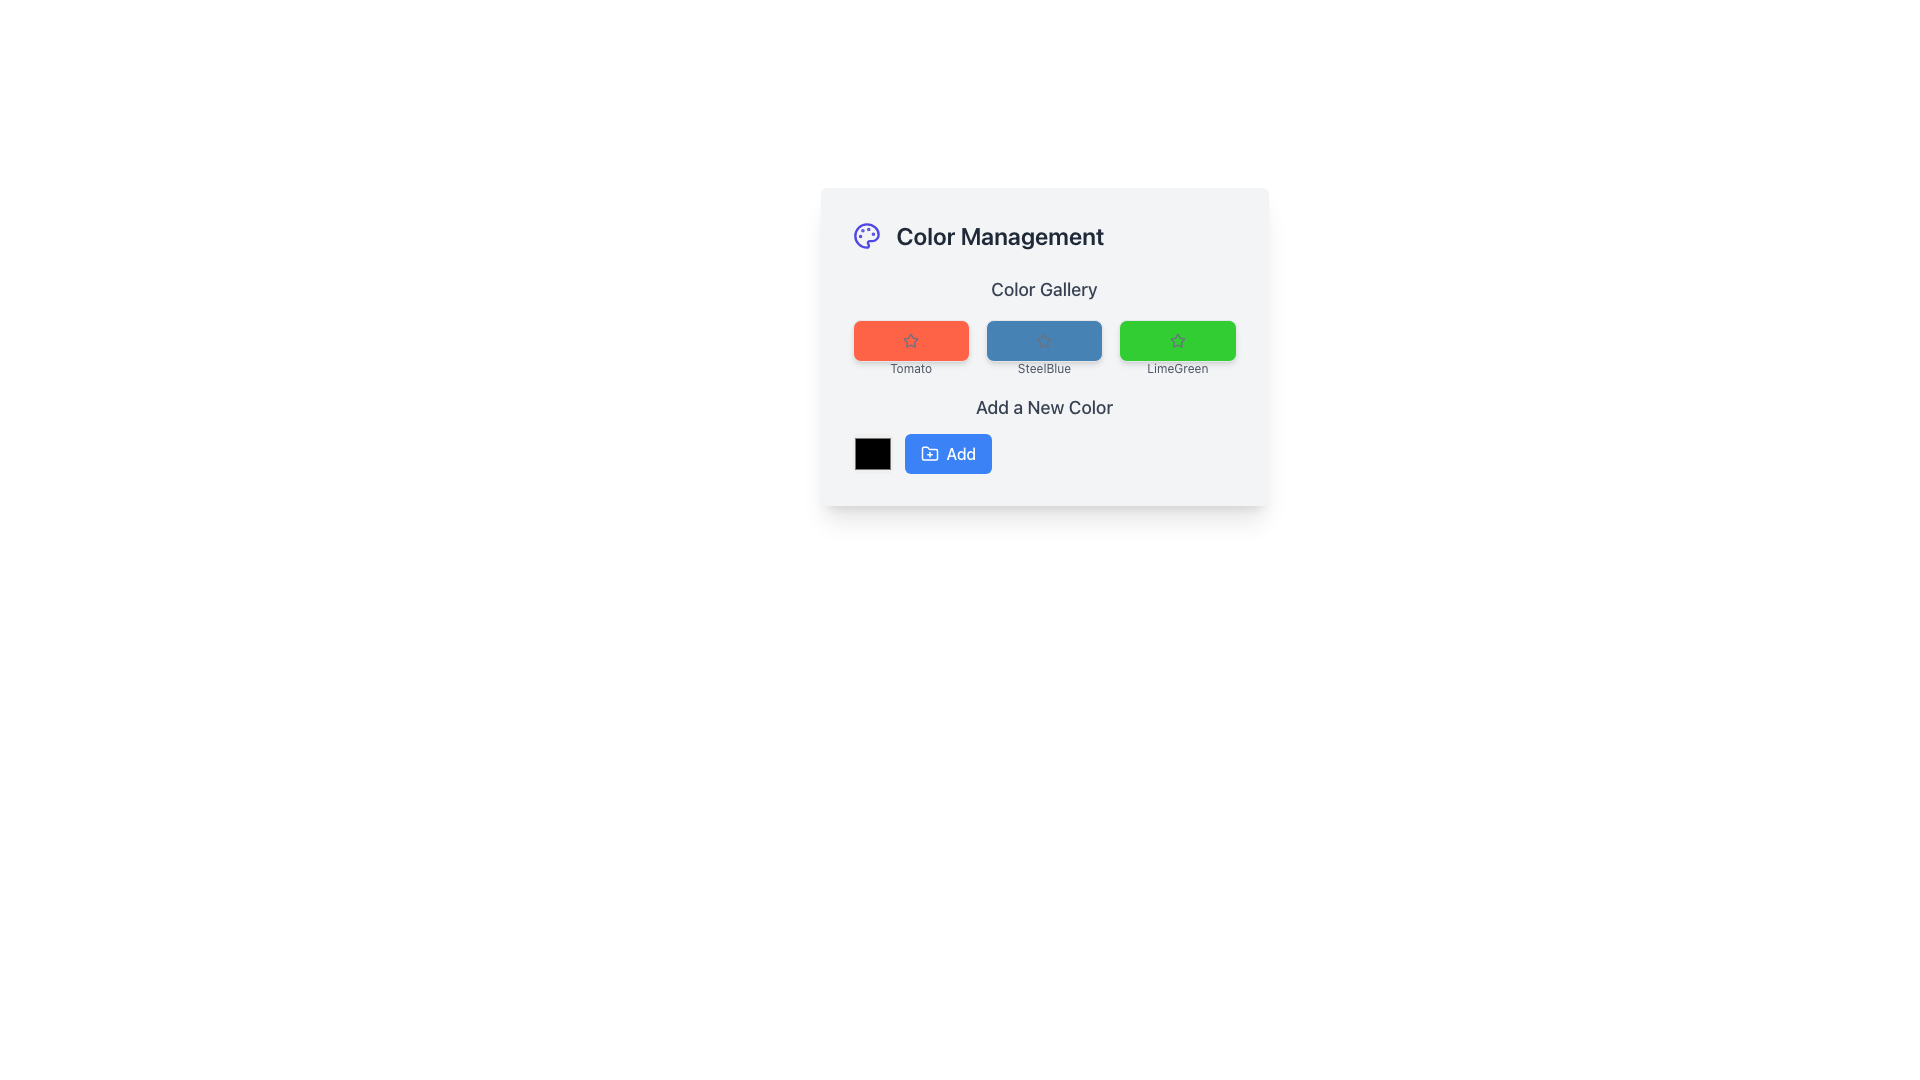 Image resolution: width=1920 pixels, height=1080 pixels. What do you see at coordinates (1000, 234) in the screenshot?
I see `the static text header labeled 'Color Management', which is styled with a large bold font and dark gray color, positioned above the 'Color Gallery' heading` at bounding box center [1000, 234].